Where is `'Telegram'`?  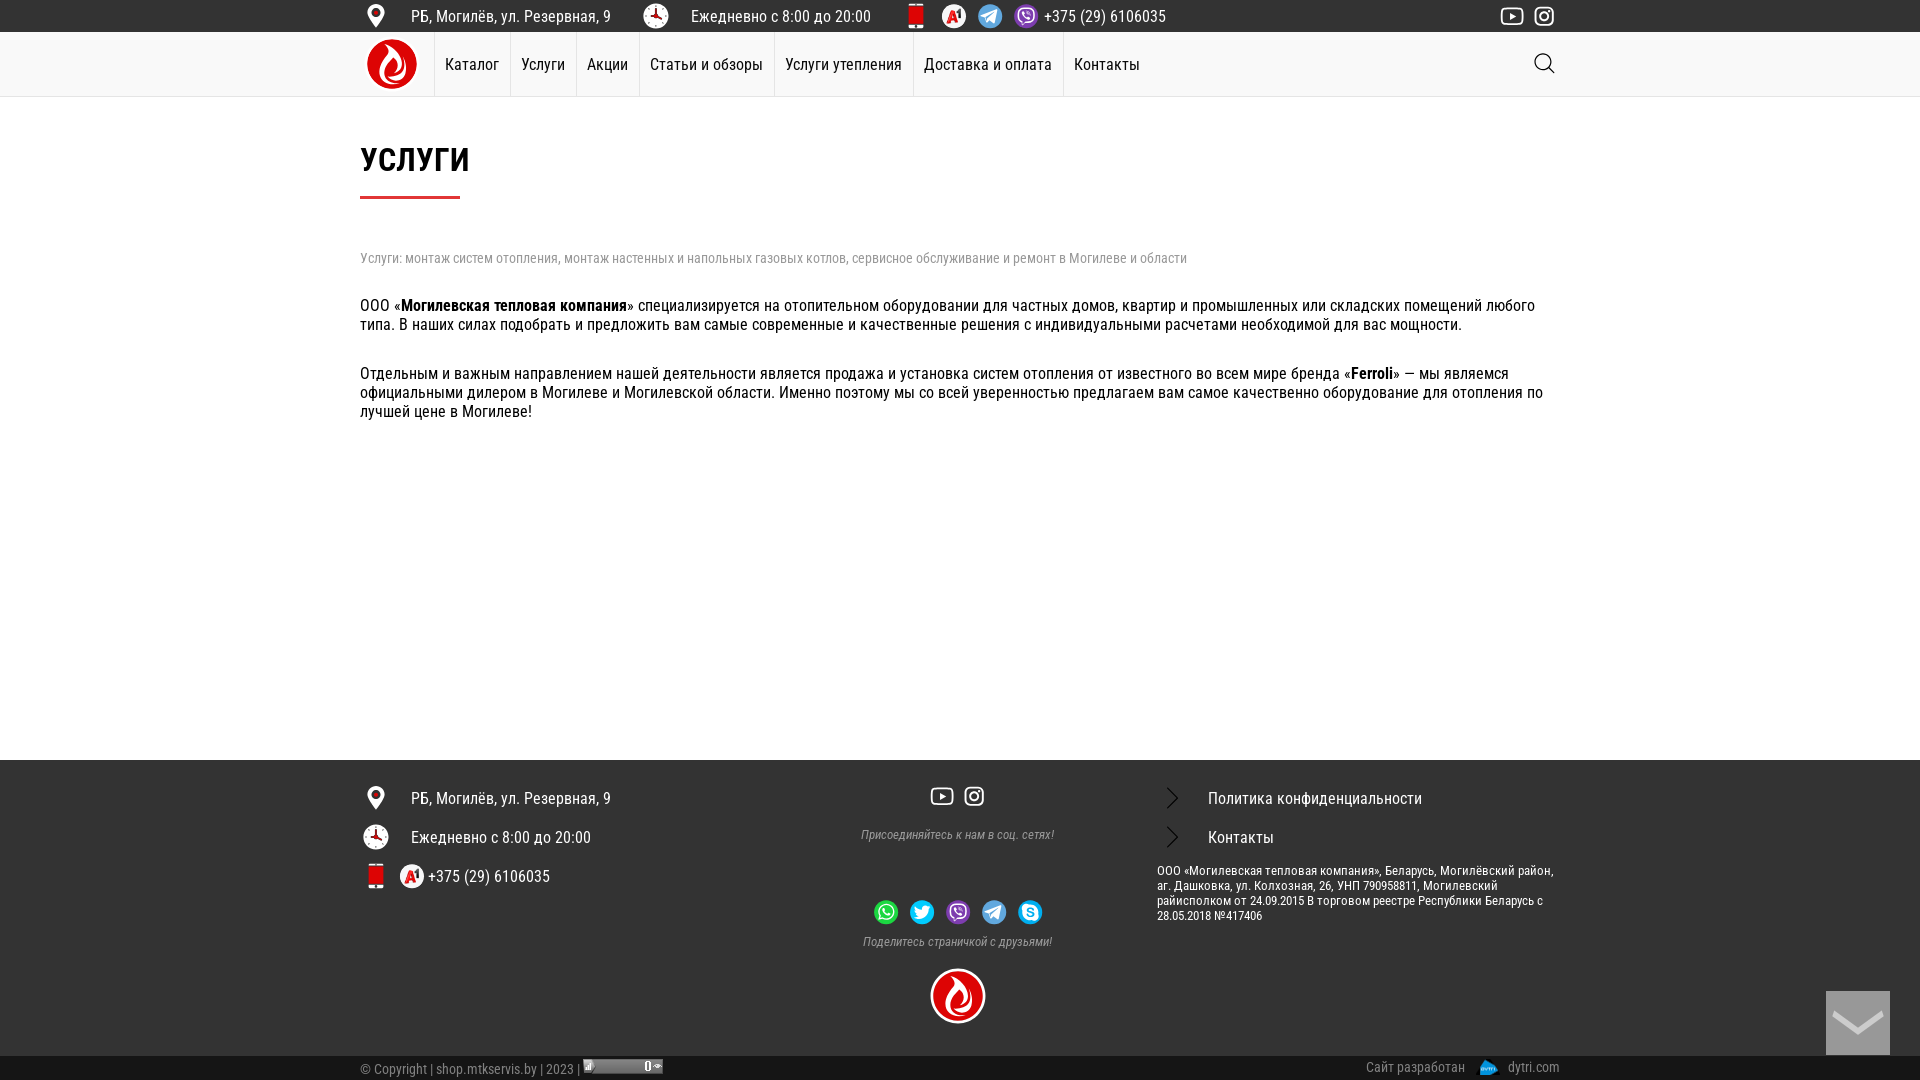
'Telegram' is located at coordinates (993, 911).